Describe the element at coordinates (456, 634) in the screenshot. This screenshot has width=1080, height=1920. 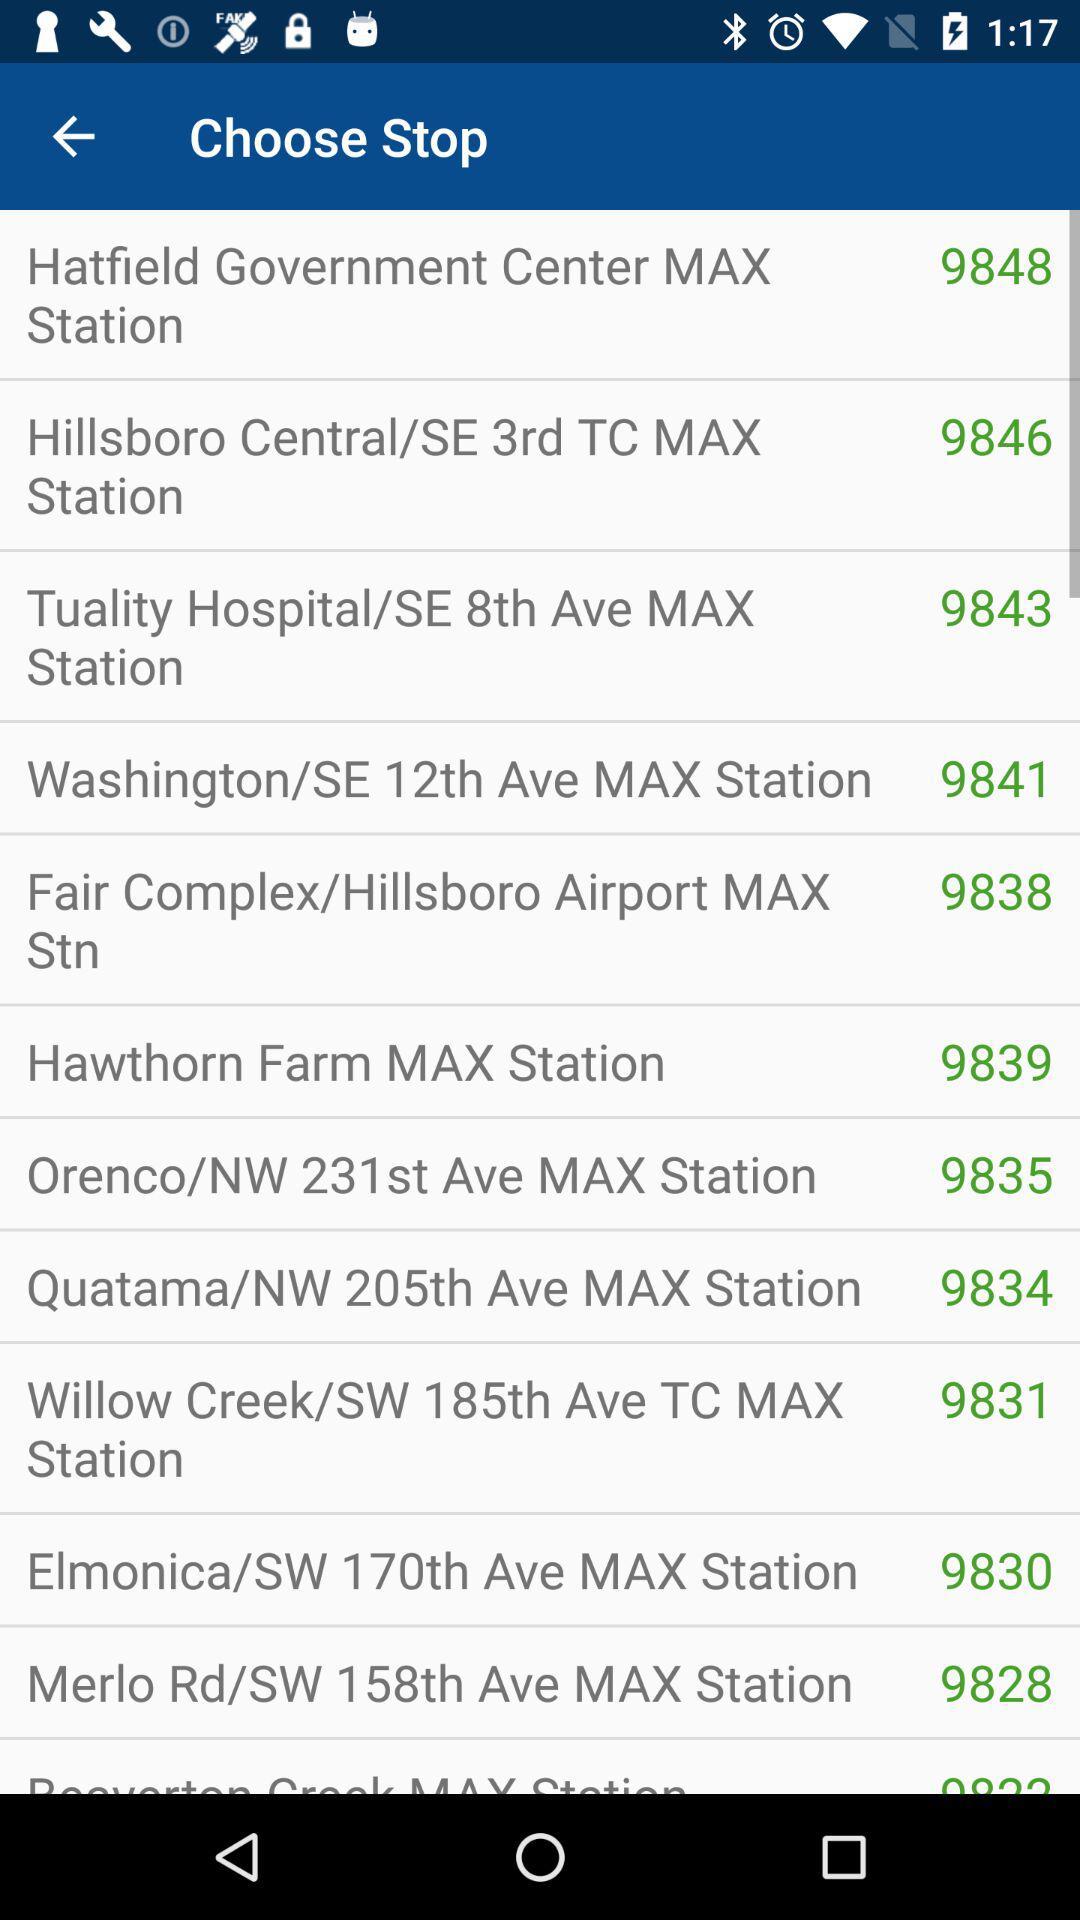
I see `the icon to the left of the 9843 item` at that location.